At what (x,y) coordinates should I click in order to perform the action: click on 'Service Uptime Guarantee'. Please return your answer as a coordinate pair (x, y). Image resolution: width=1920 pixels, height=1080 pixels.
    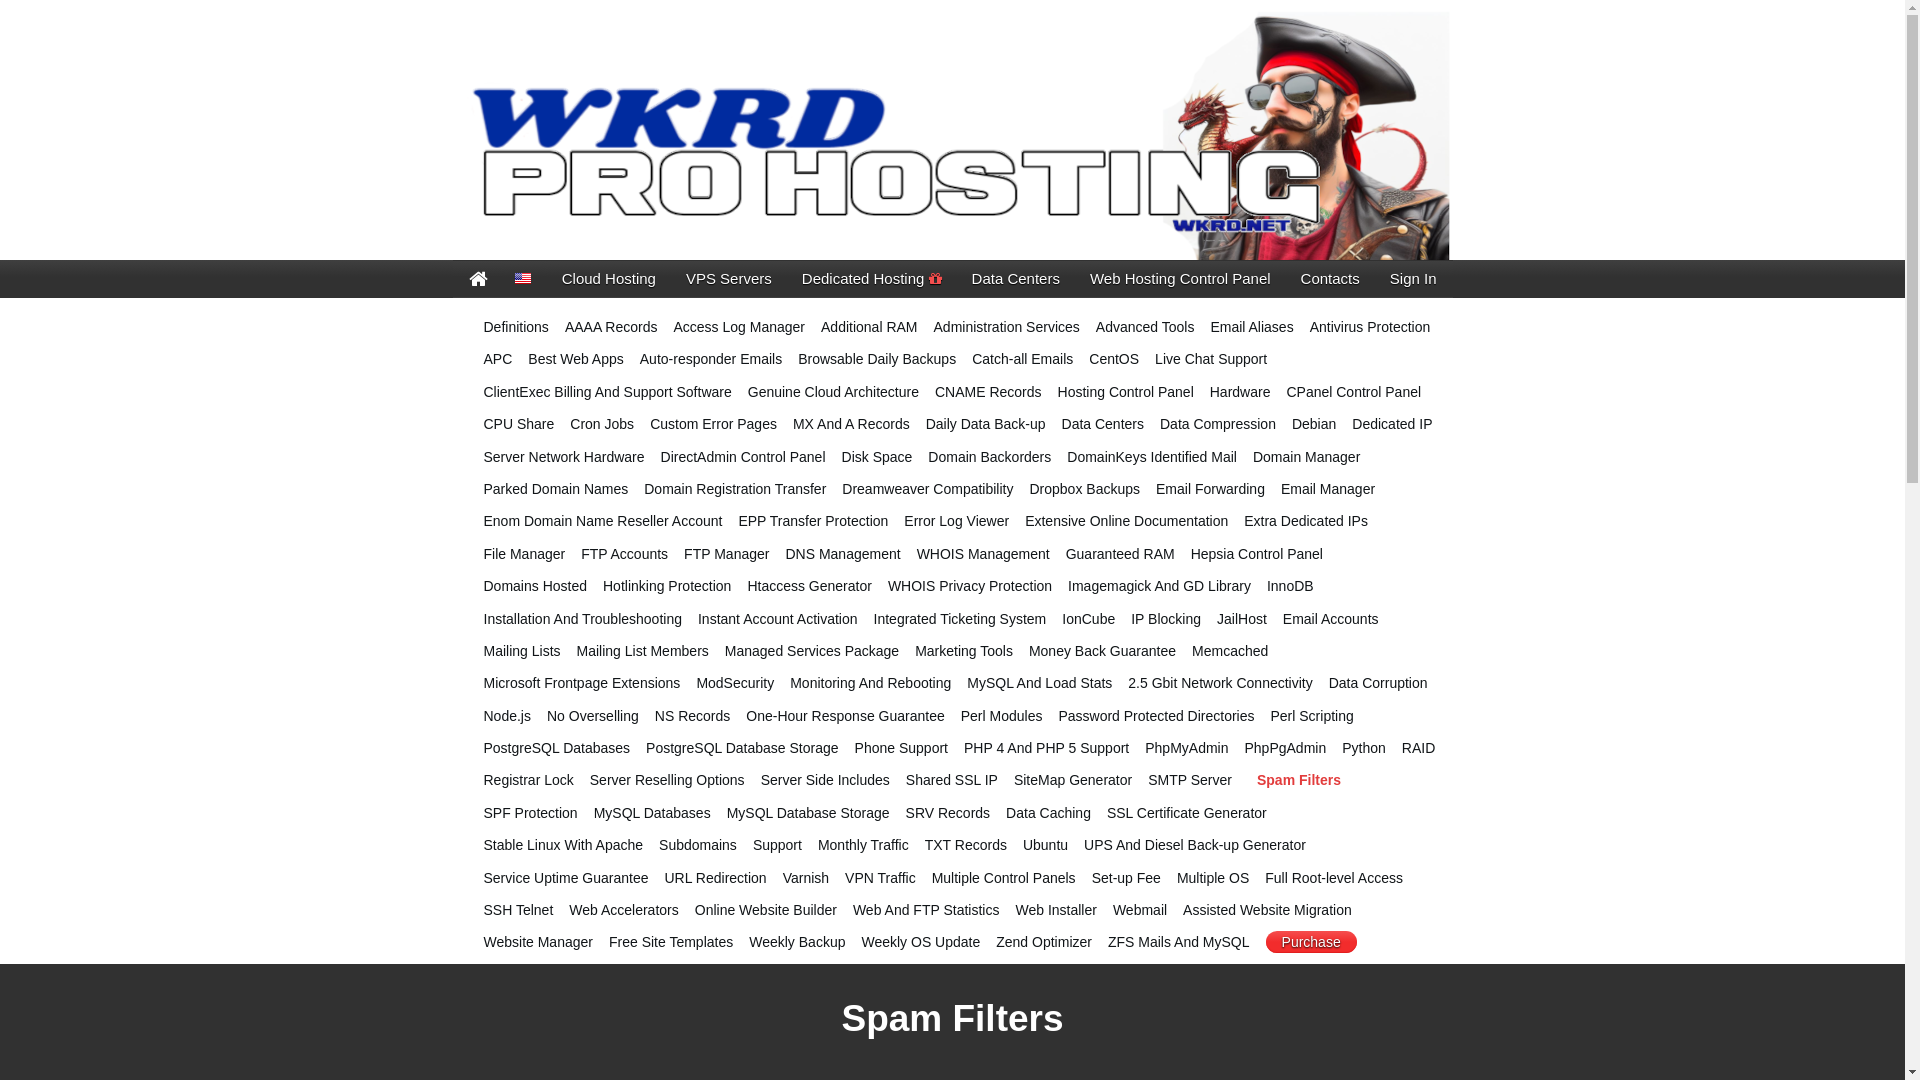
    Looking at the image, I should click on (565, 877).